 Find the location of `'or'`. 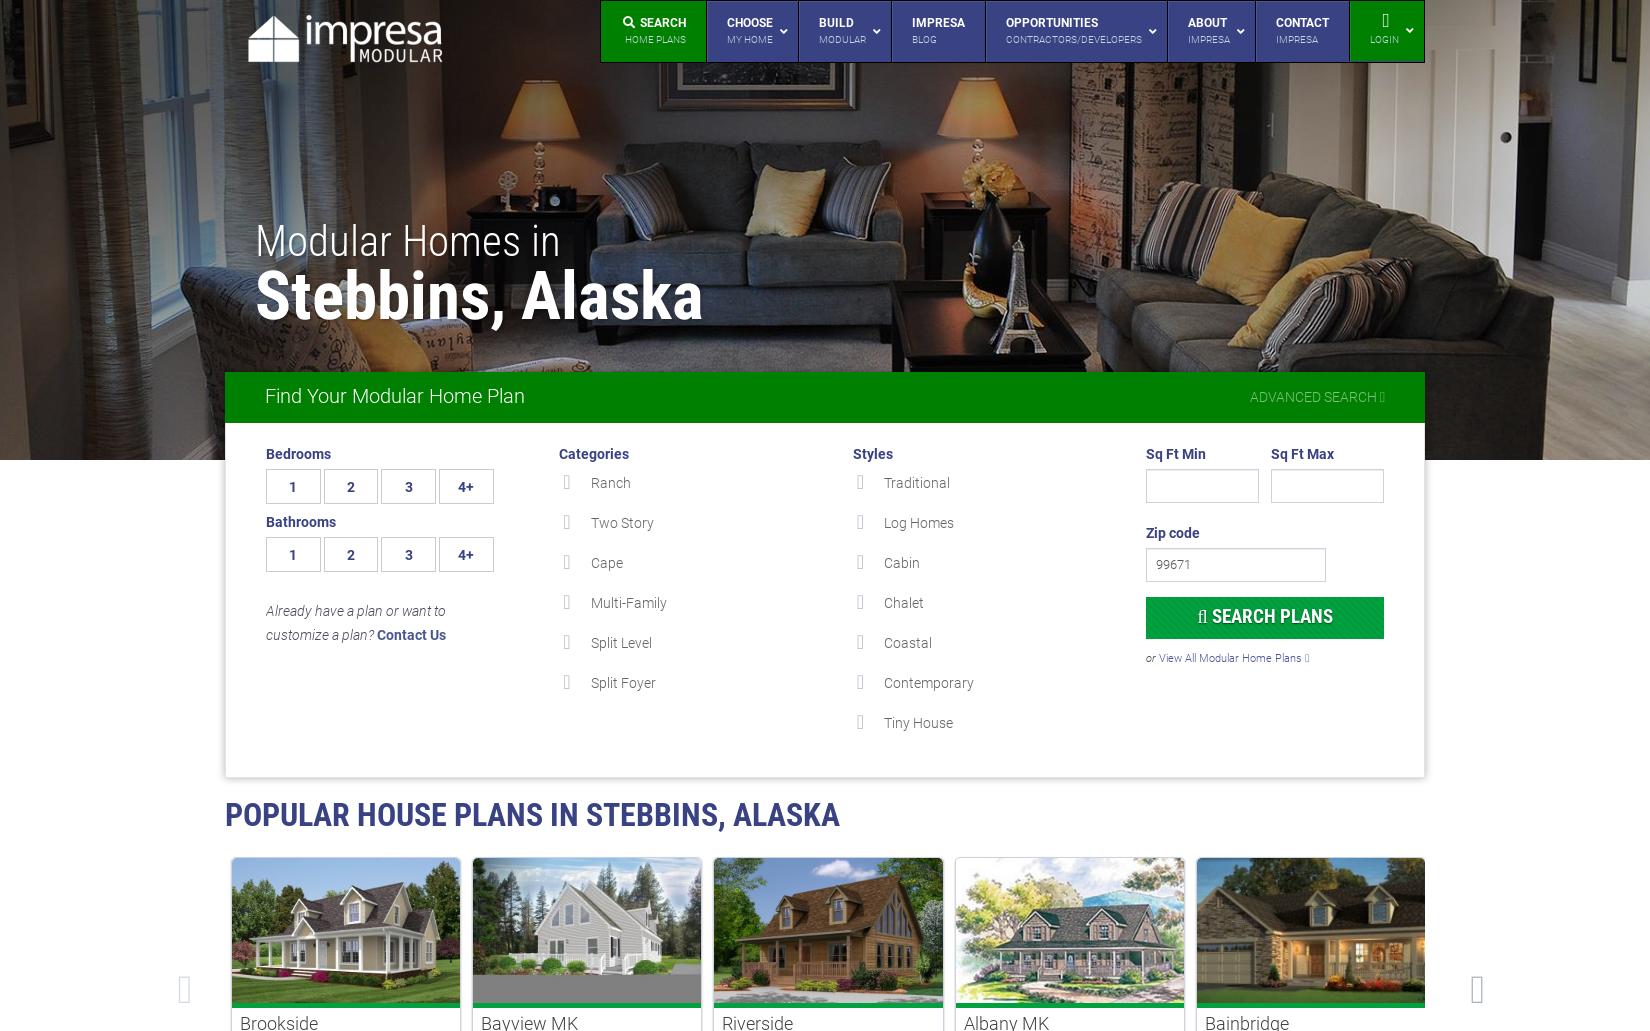

'or' is located at coordinates (1145, 657).